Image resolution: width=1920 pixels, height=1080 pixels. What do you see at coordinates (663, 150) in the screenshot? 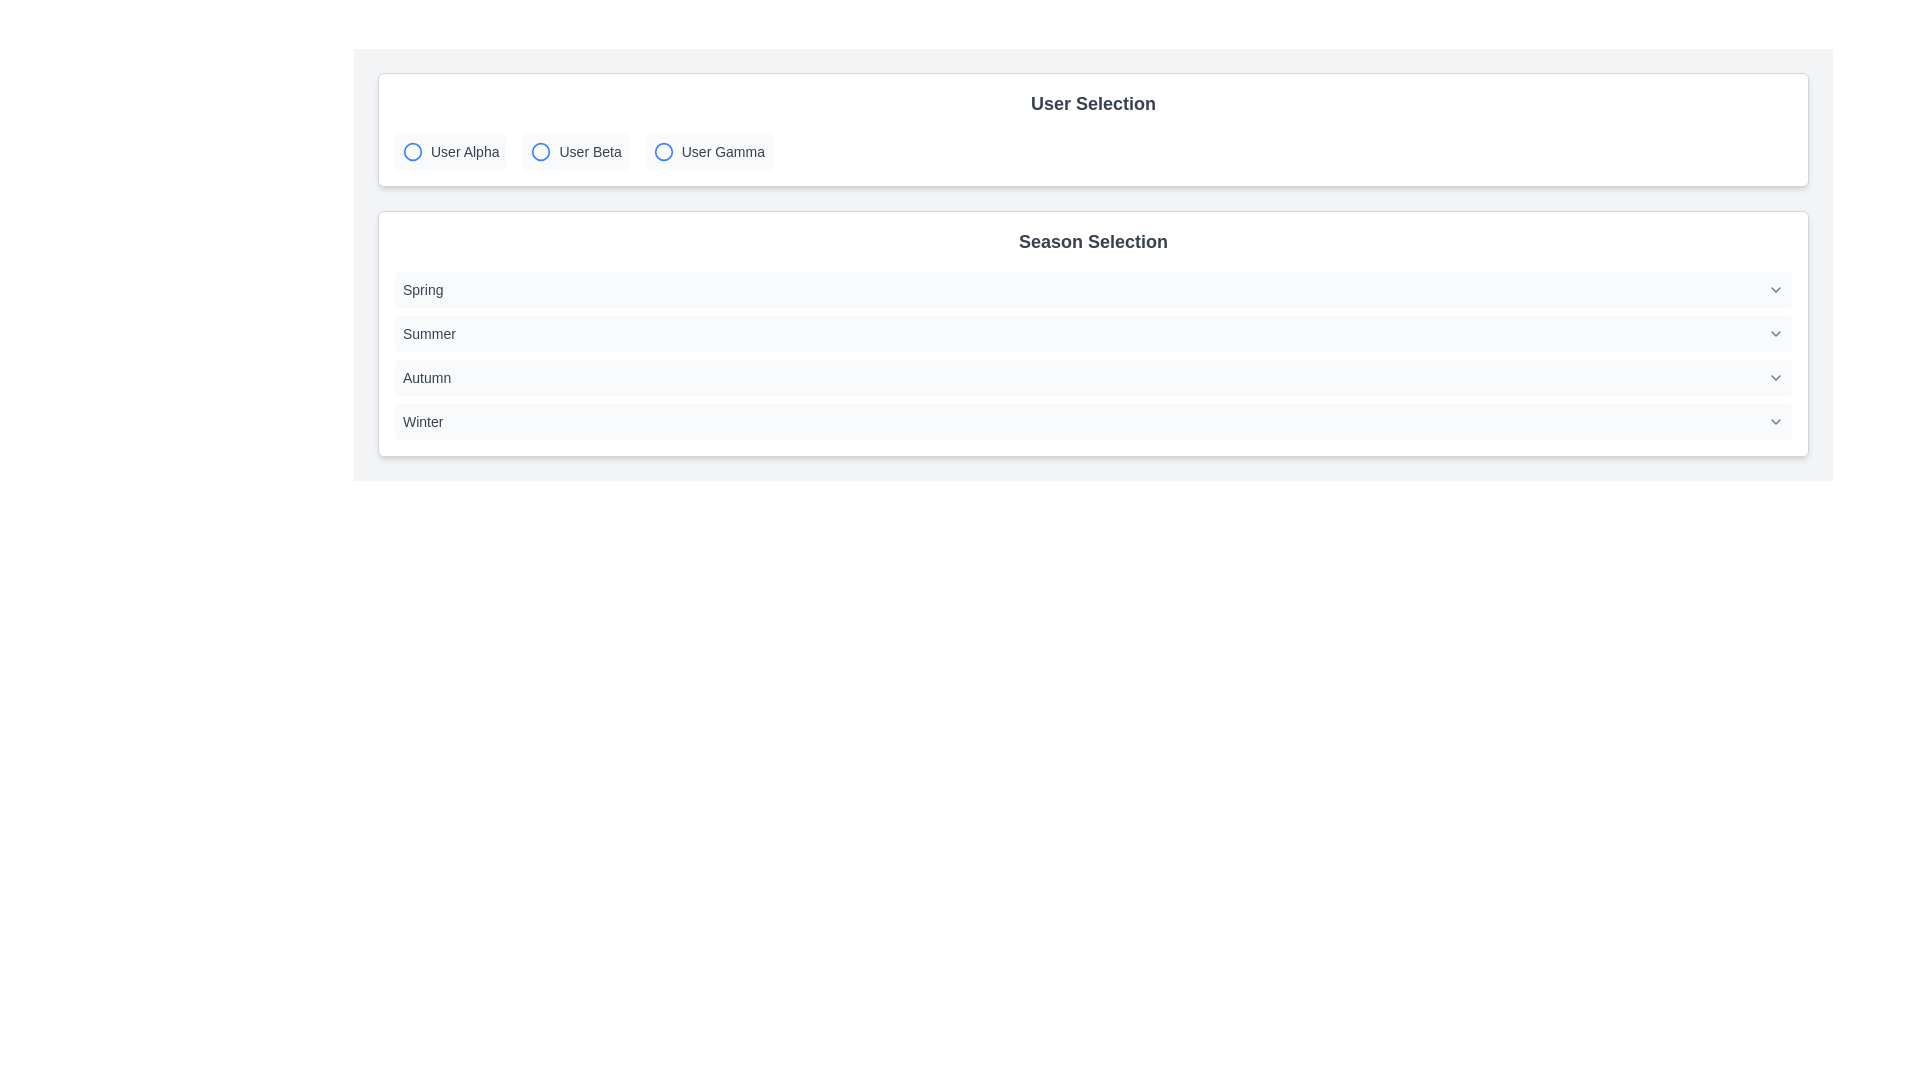
I see `the radio button indicator for 'User Gamma,' which is a circular shape with a blue border and a transparent center, located in the 'User Selection' section` at bounding box center [663, 150].